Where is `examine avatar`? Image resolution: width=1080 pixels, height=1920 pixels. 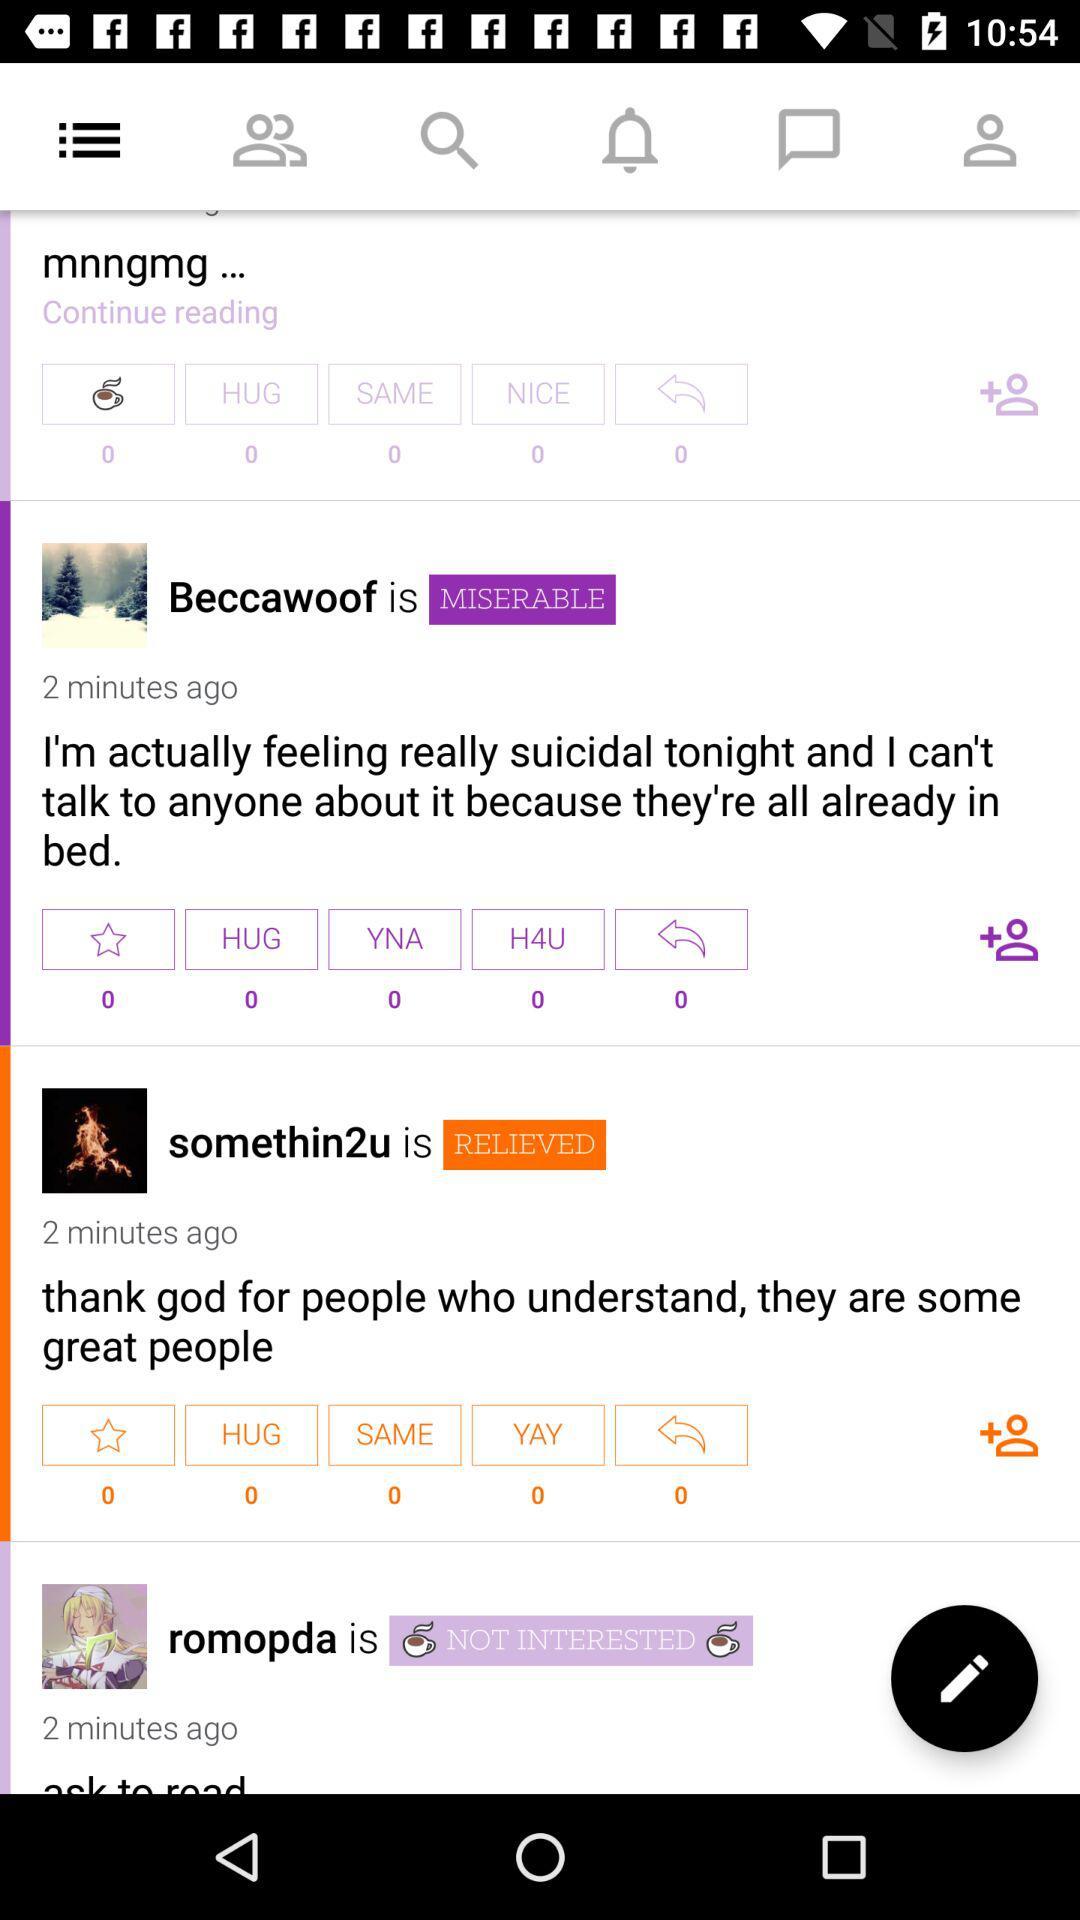
examine avatar is located at coordinates (94, 1140).